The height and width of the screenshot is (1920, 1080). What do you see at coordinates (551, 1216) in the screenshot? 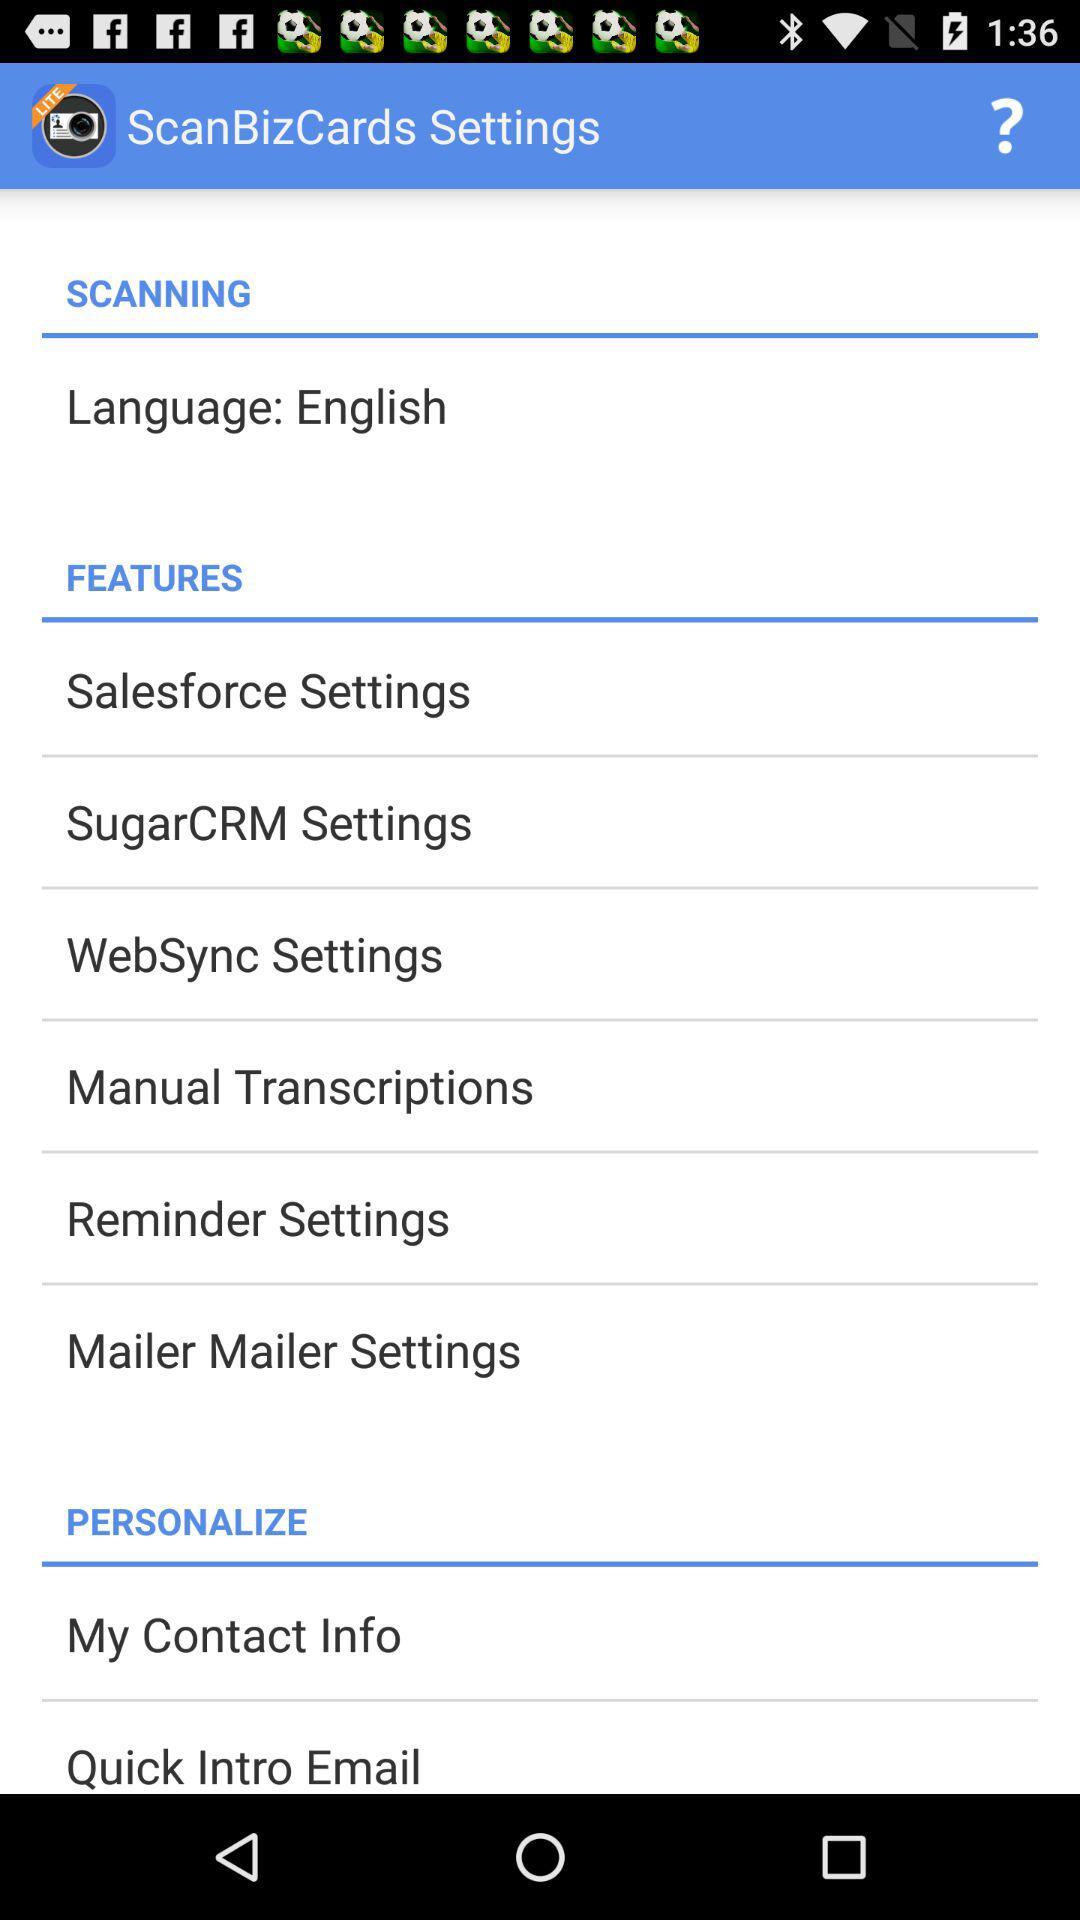
I see `the icon below manual transcriptions icon` at bounding box center [551, 1216].